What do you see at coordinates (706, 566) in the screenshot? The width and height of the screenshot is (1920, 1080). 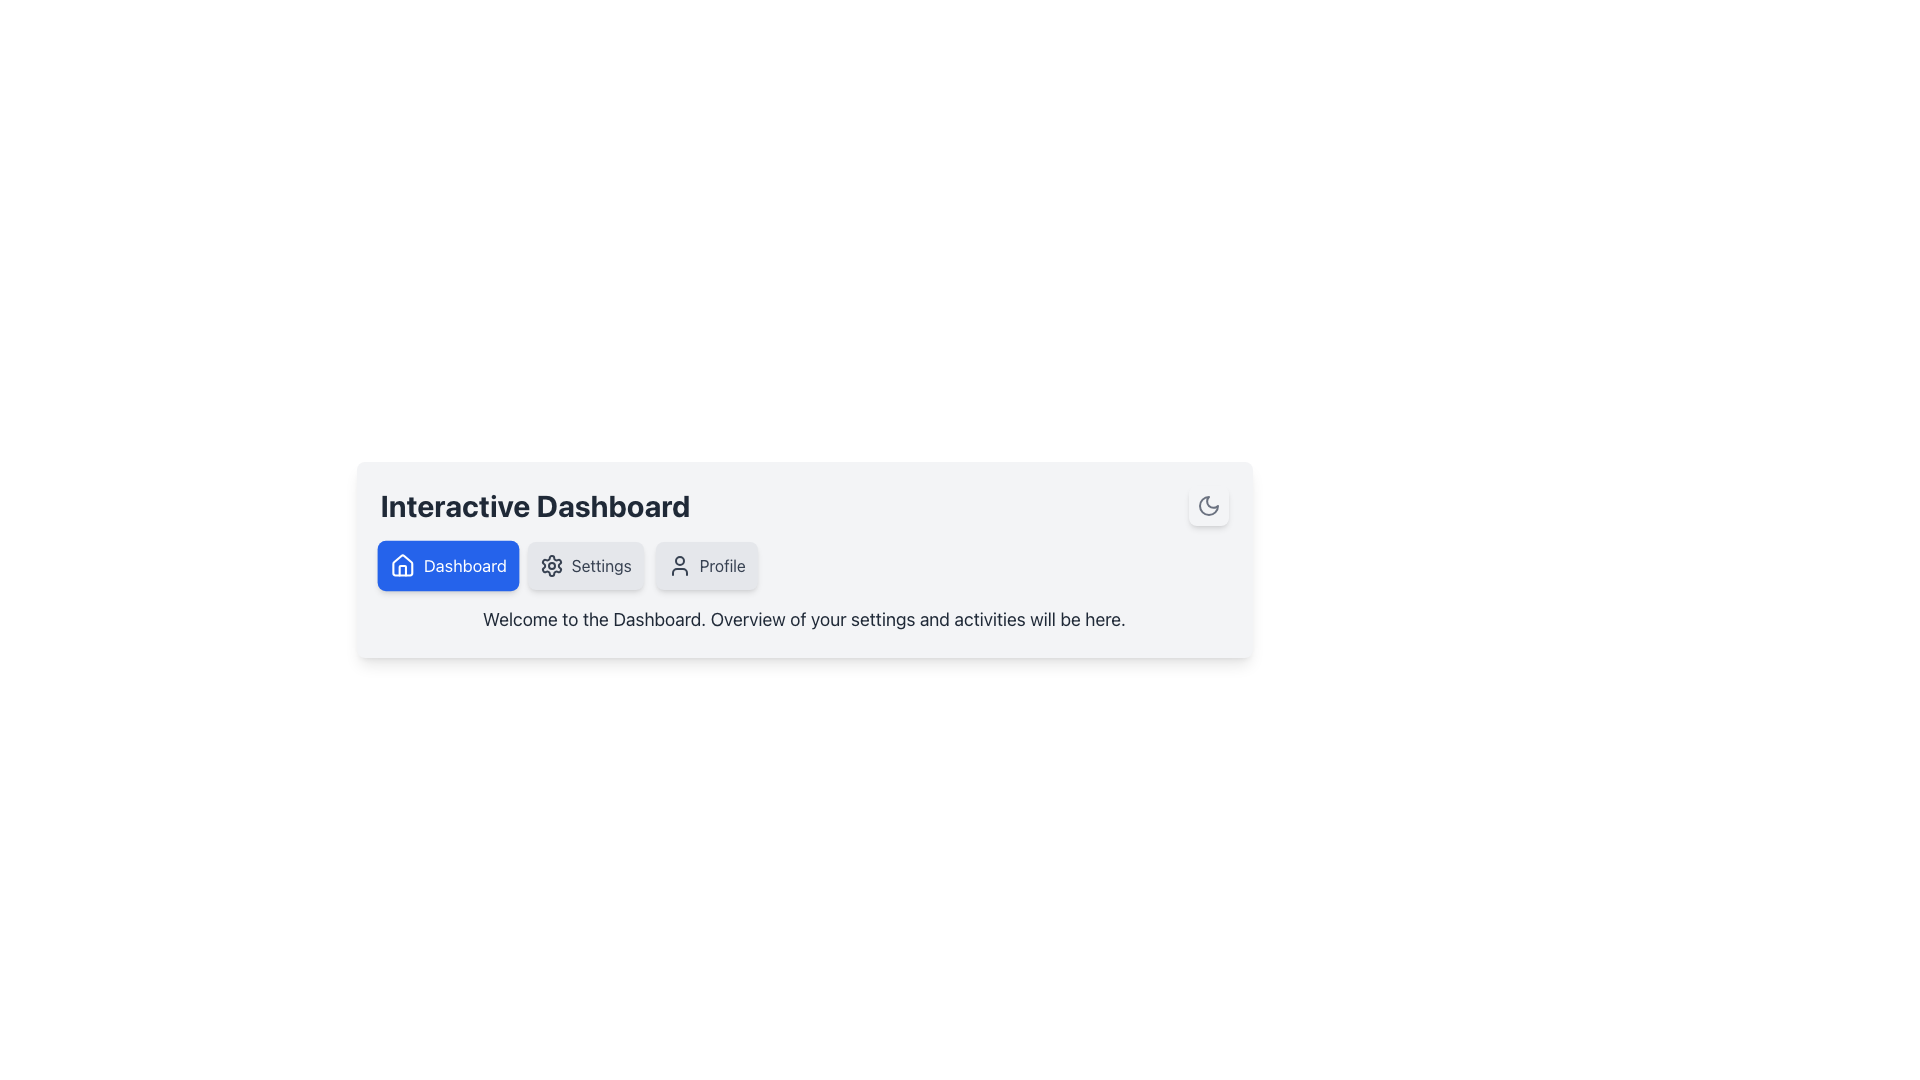 I see `the 'Profile' button that has a light gray background and rounded corners, containing a user profile icon and the text 'Profile'` at bounding box center [706, 566].